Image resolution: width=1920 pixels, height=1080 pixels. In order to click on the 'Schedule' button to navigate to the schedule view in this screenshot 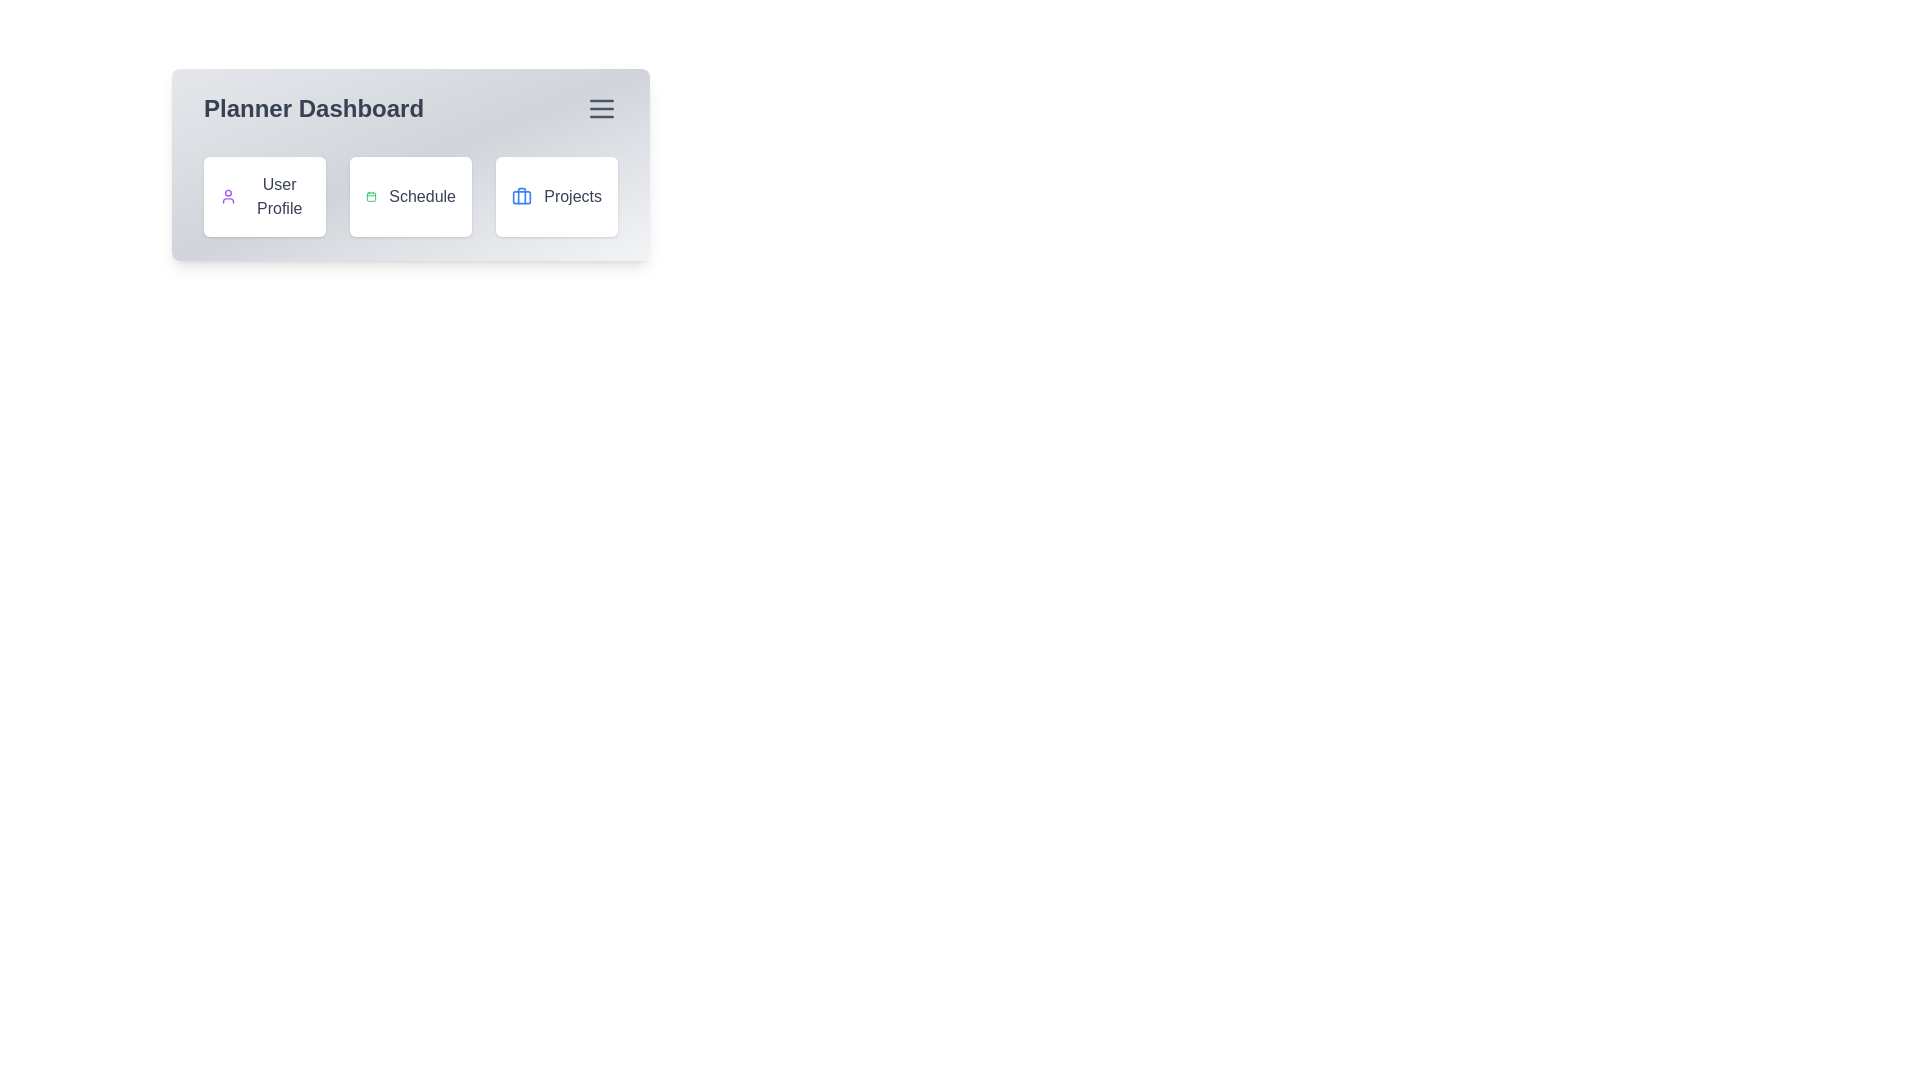, I will do `click(410, 196)`.